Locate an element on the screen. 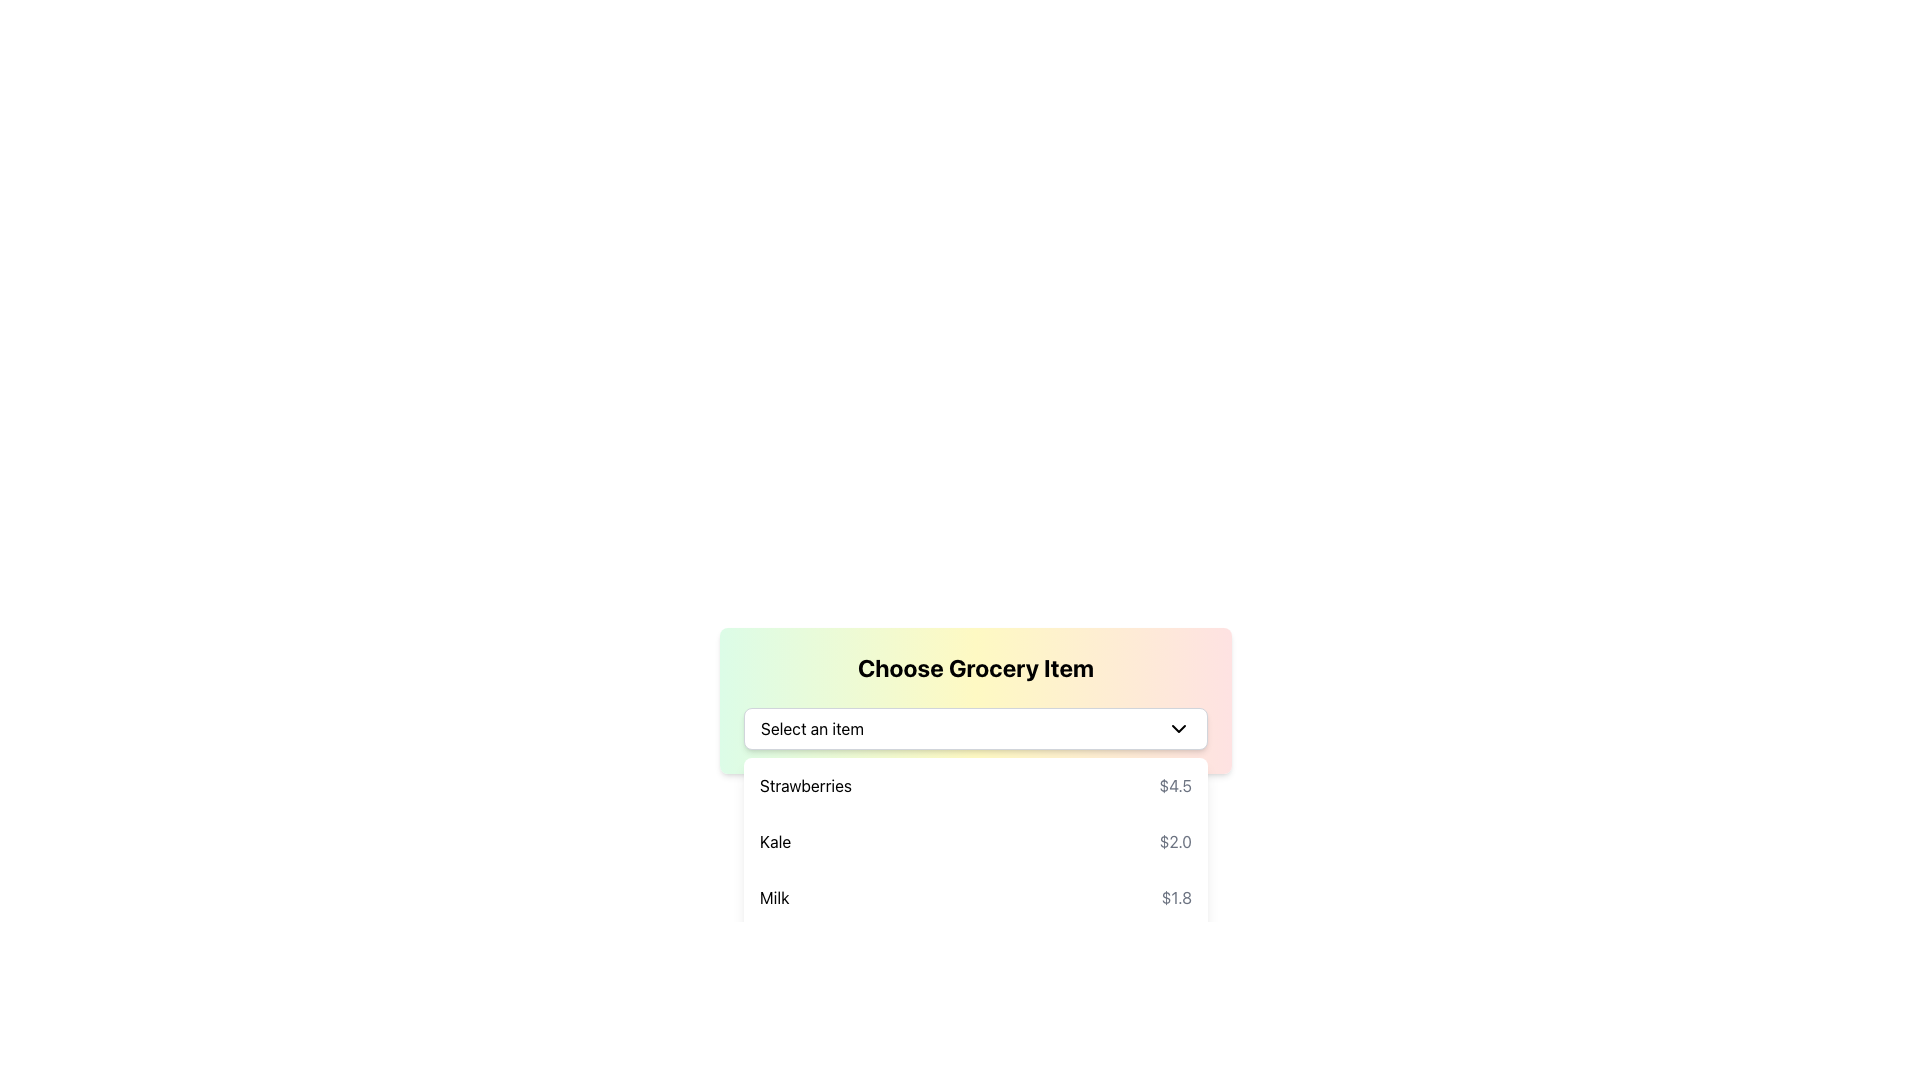  the selectable option for 'Kale' priced at $2.0 in the grocery item selection dropdown is located at coordinates (975, 841).